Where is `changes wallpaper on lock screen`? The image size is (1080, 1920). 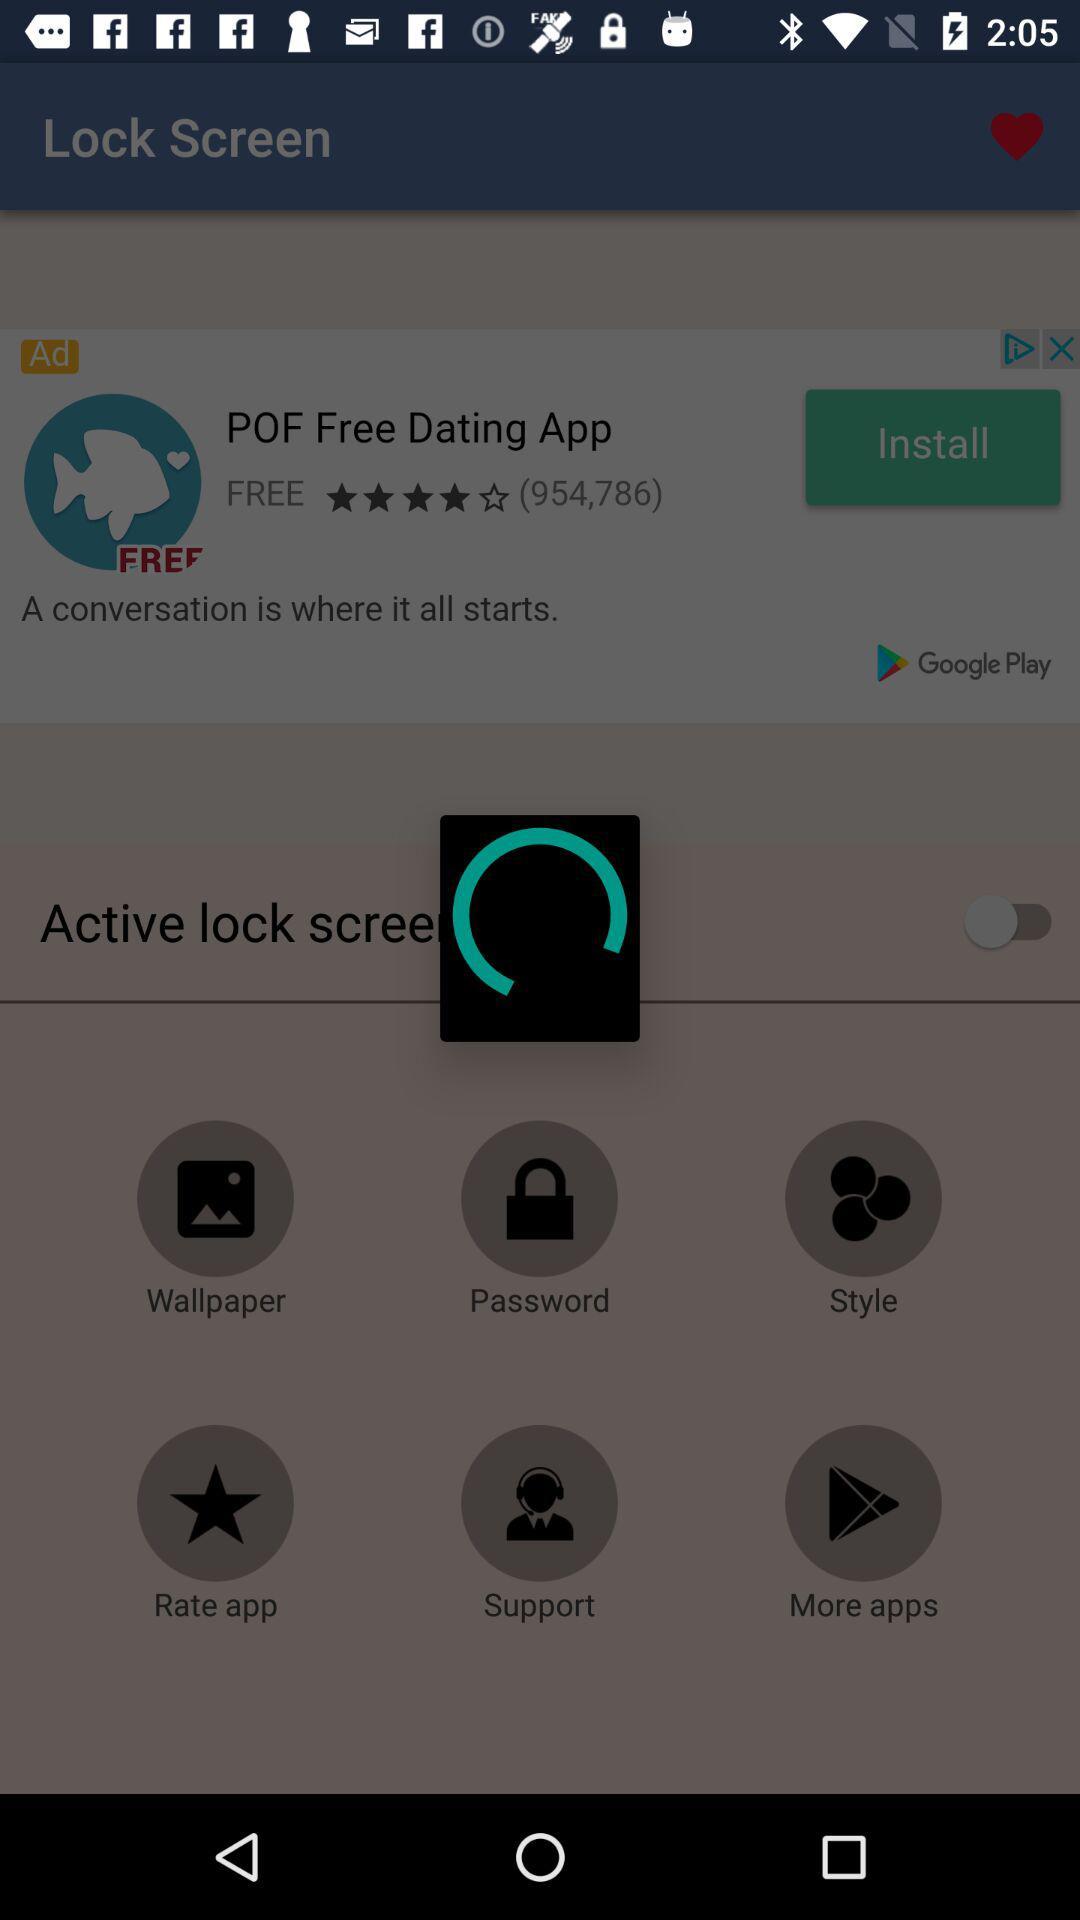 changes wallpaper on lock screen is located at coordinates (216, 1199).